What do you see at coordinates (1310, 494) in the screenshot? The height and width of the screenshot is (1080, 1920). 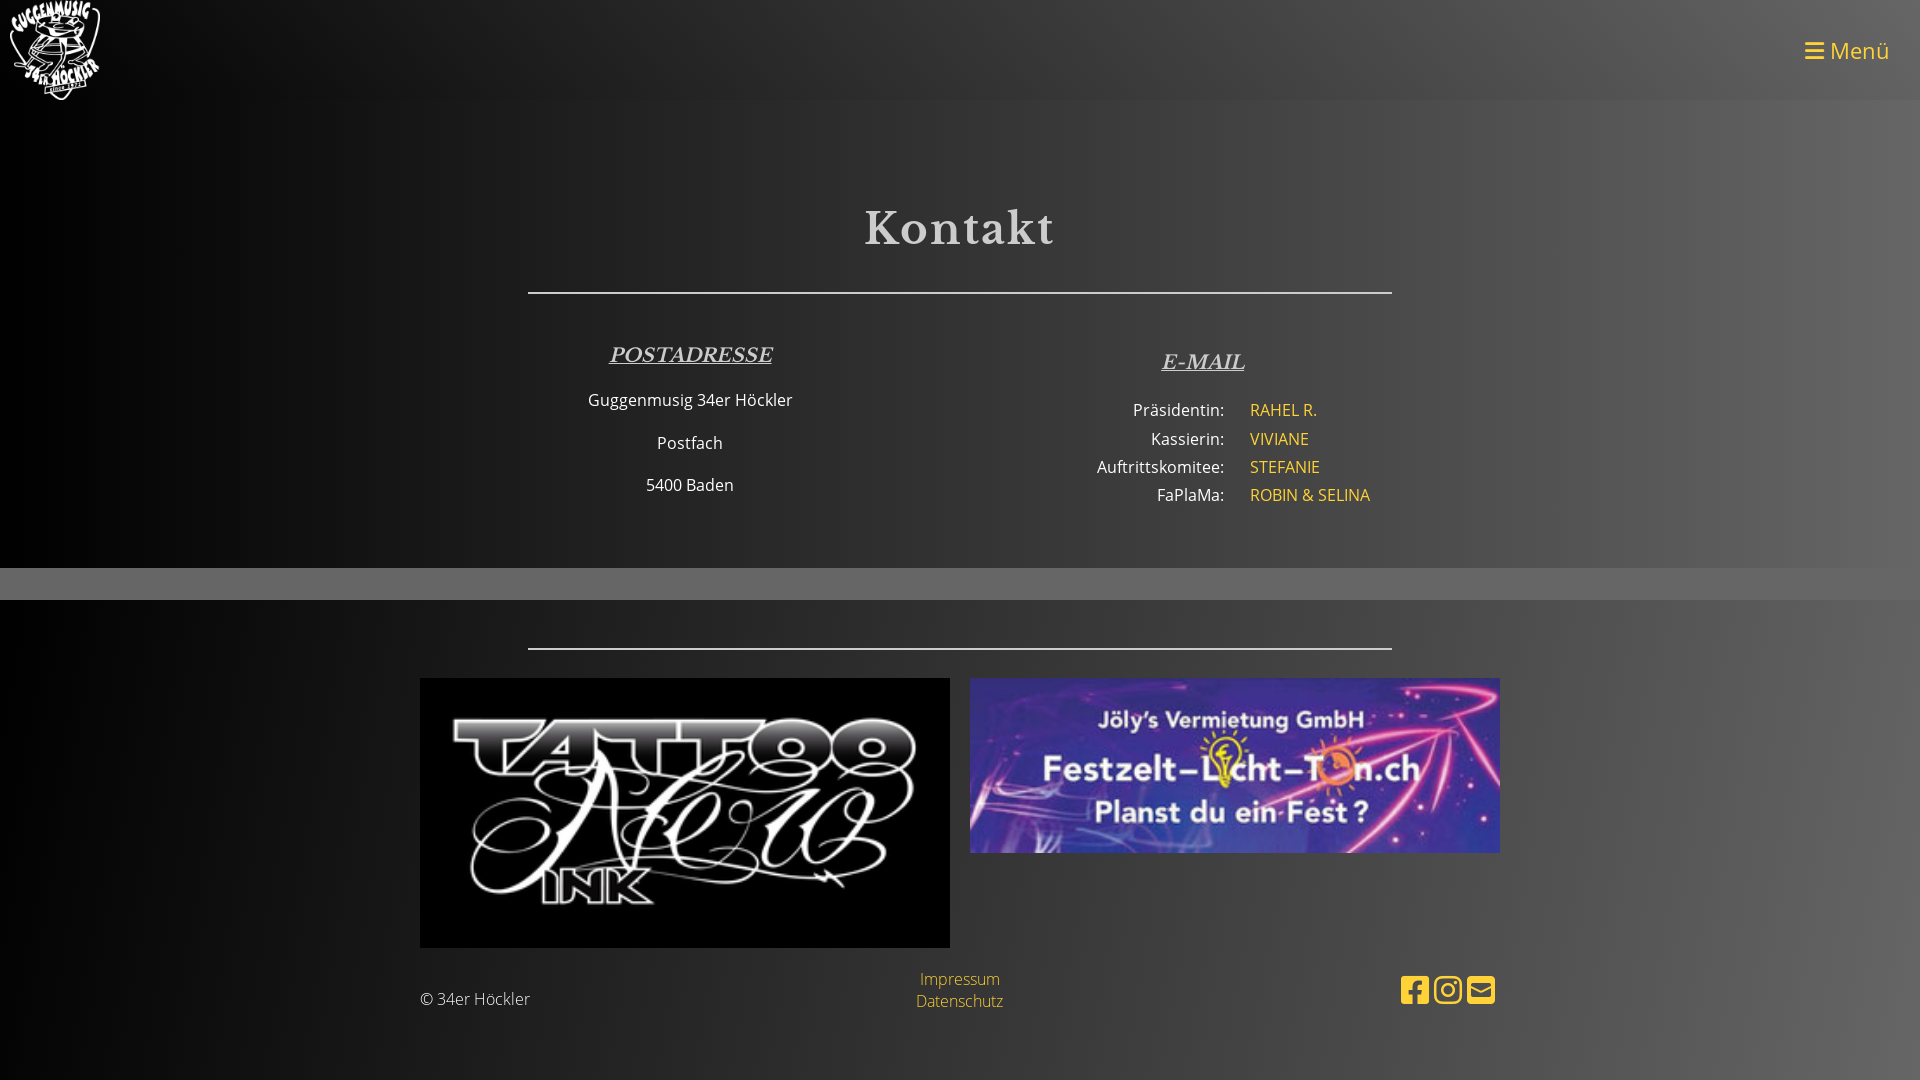 I see `'ROBIN & SELINA'` at bounding box center [1310, 494].